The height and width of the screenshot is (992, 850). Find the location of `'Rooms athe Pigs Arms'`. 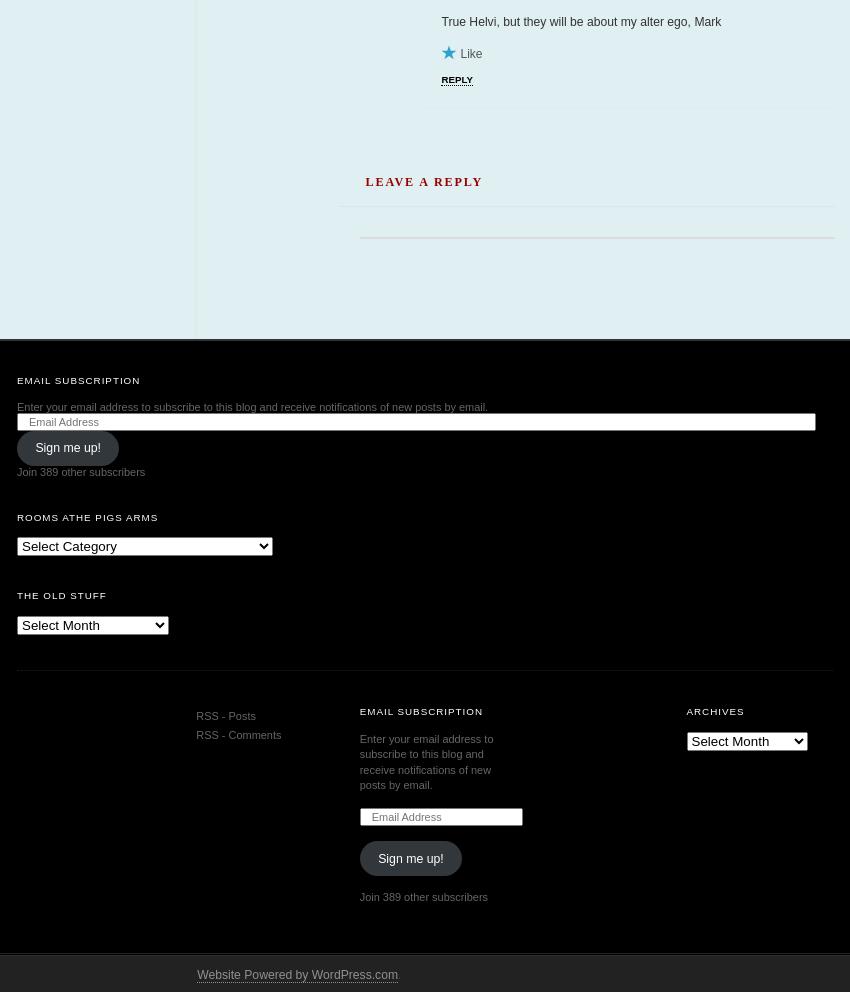

'Rooms athe Pigs Arms' is located at coordinates (86, 674).